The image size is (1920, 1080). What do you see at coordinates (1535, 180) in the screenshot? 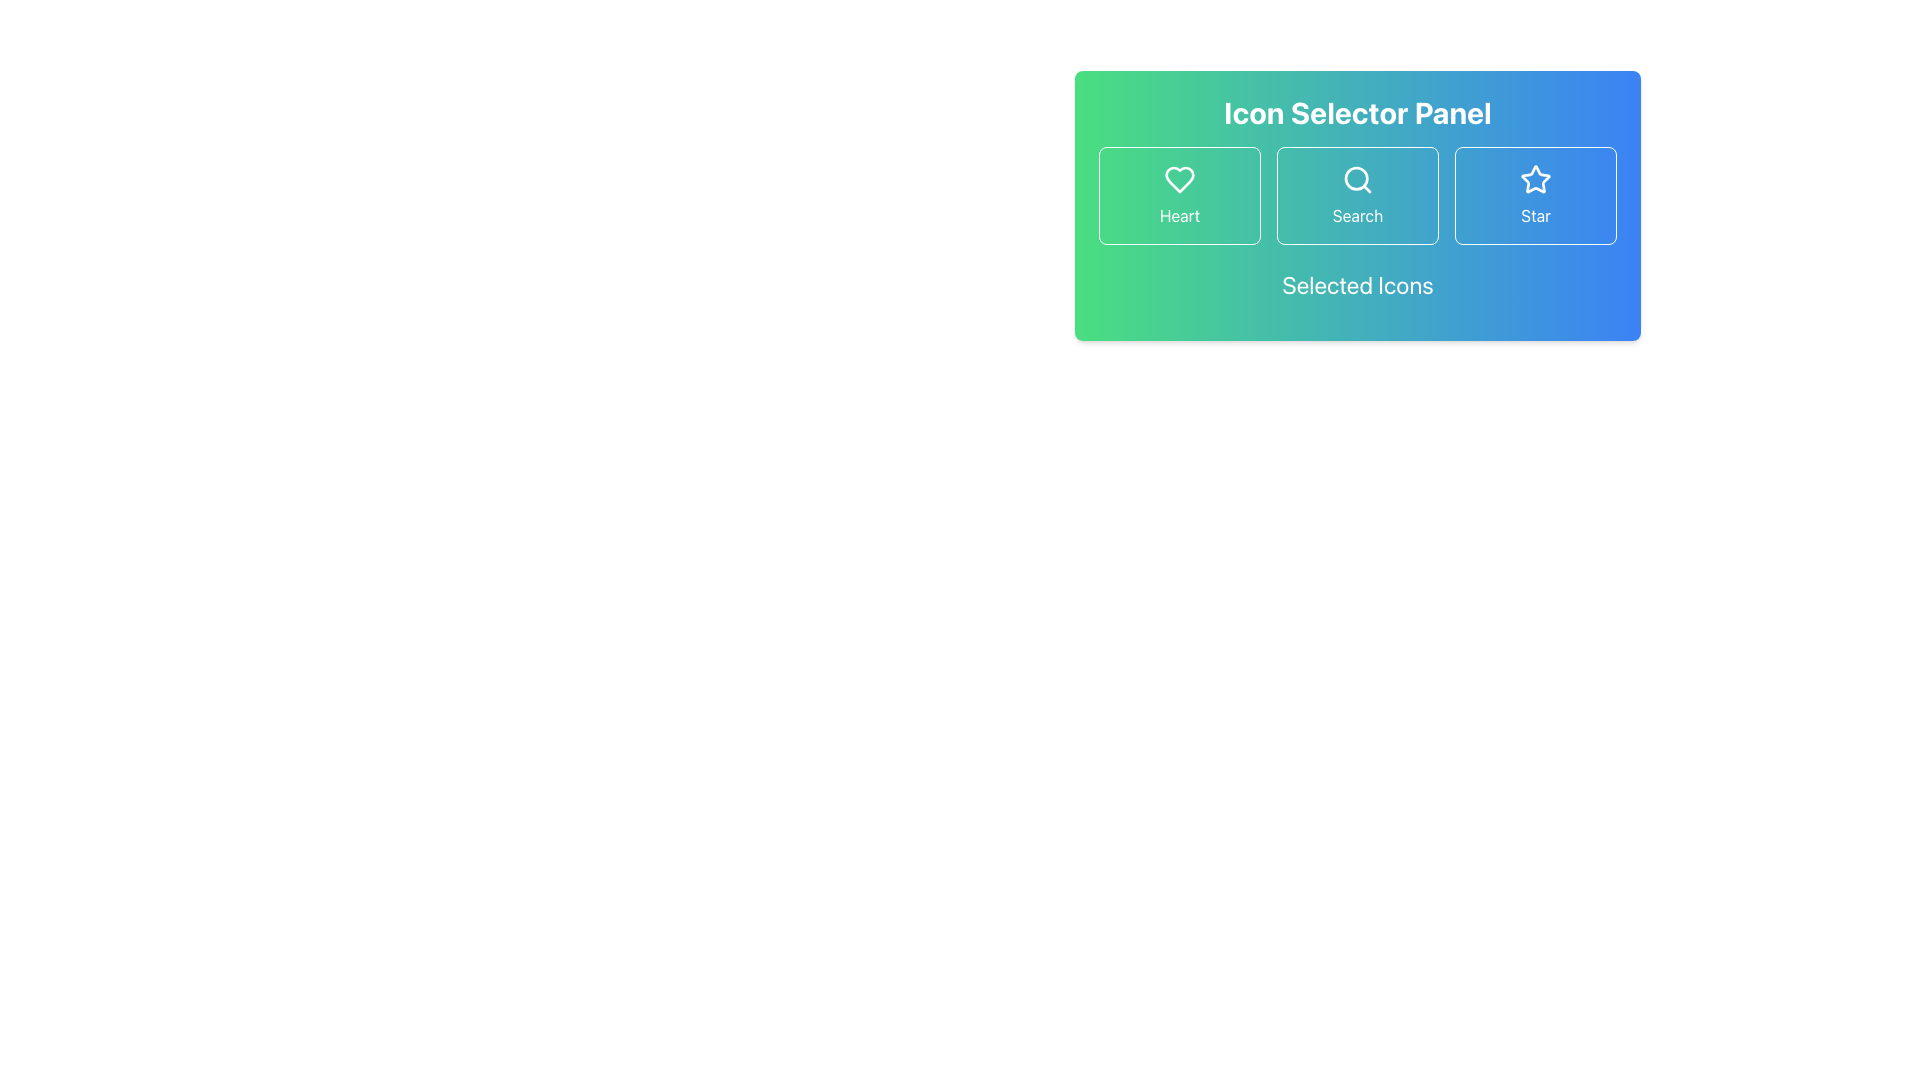
I see `the visual state of the star icon, which is the third button in the horizontal group of the 'Icon Selector Panel', to indicate its selection status` at bounding box center [1535, 180].